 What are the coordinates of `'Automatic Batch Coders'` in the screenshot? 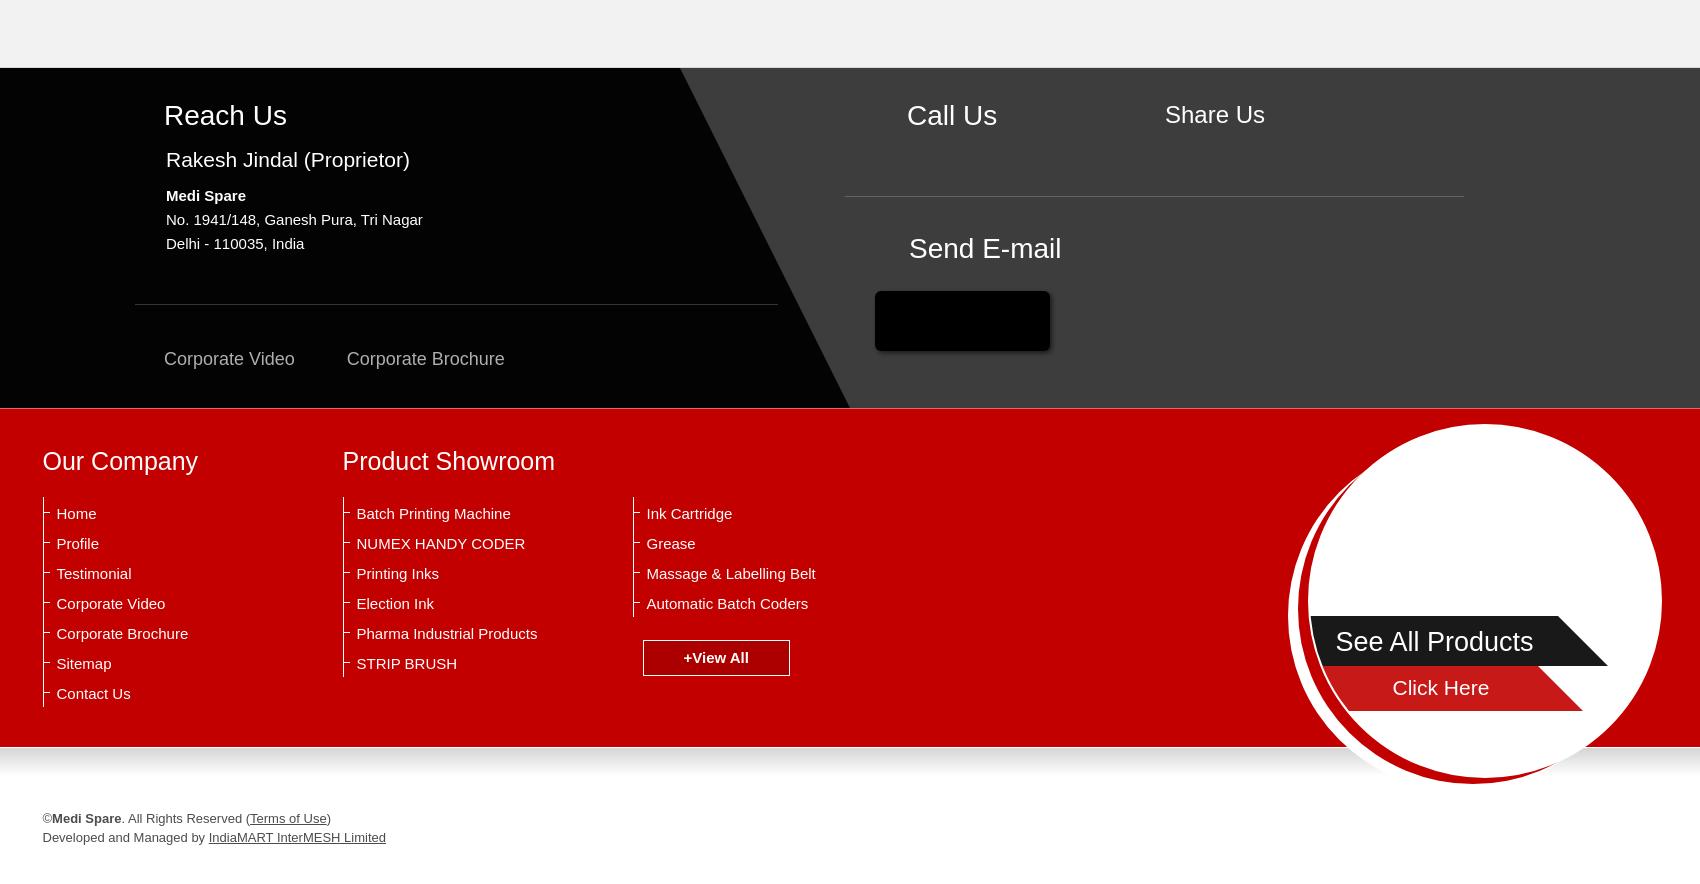 It's located at (726, 603).